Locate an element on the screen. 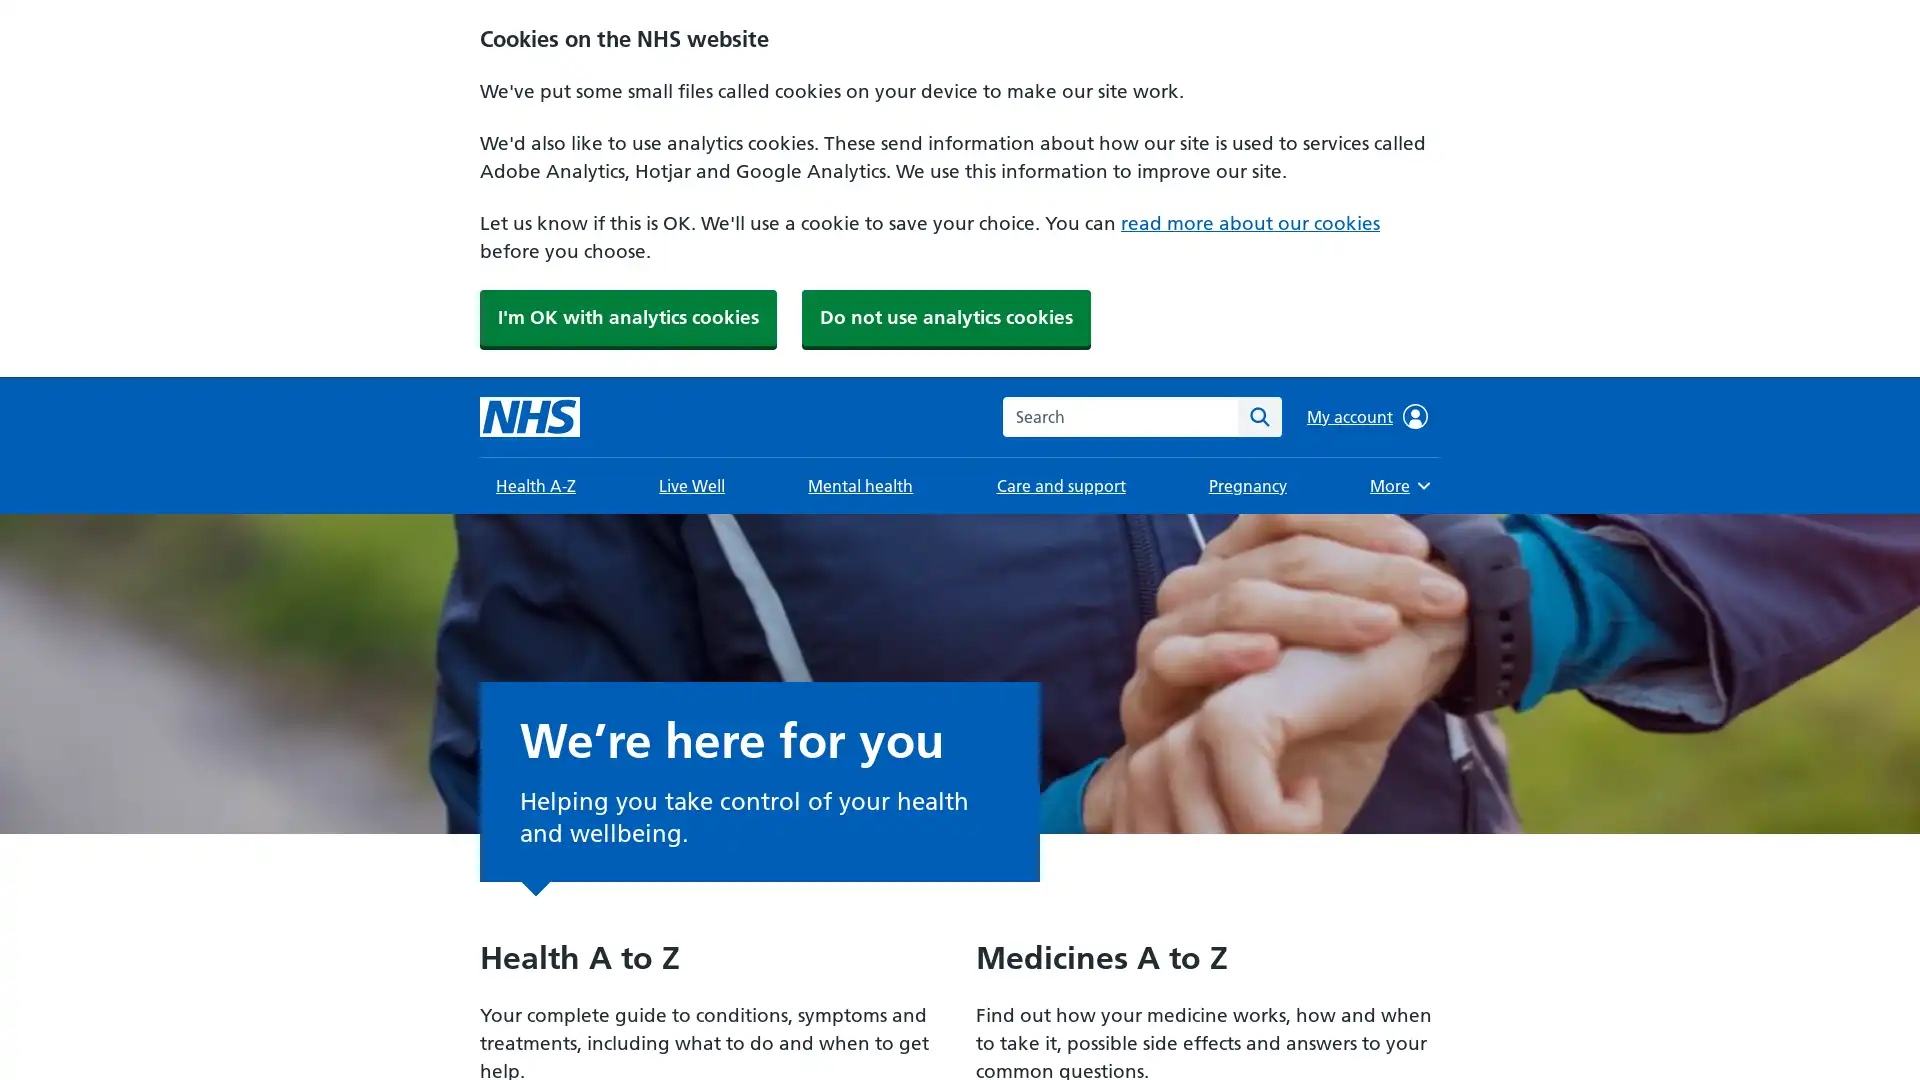  I'm OK with analytics cookies is located at coordinates (627, 316).